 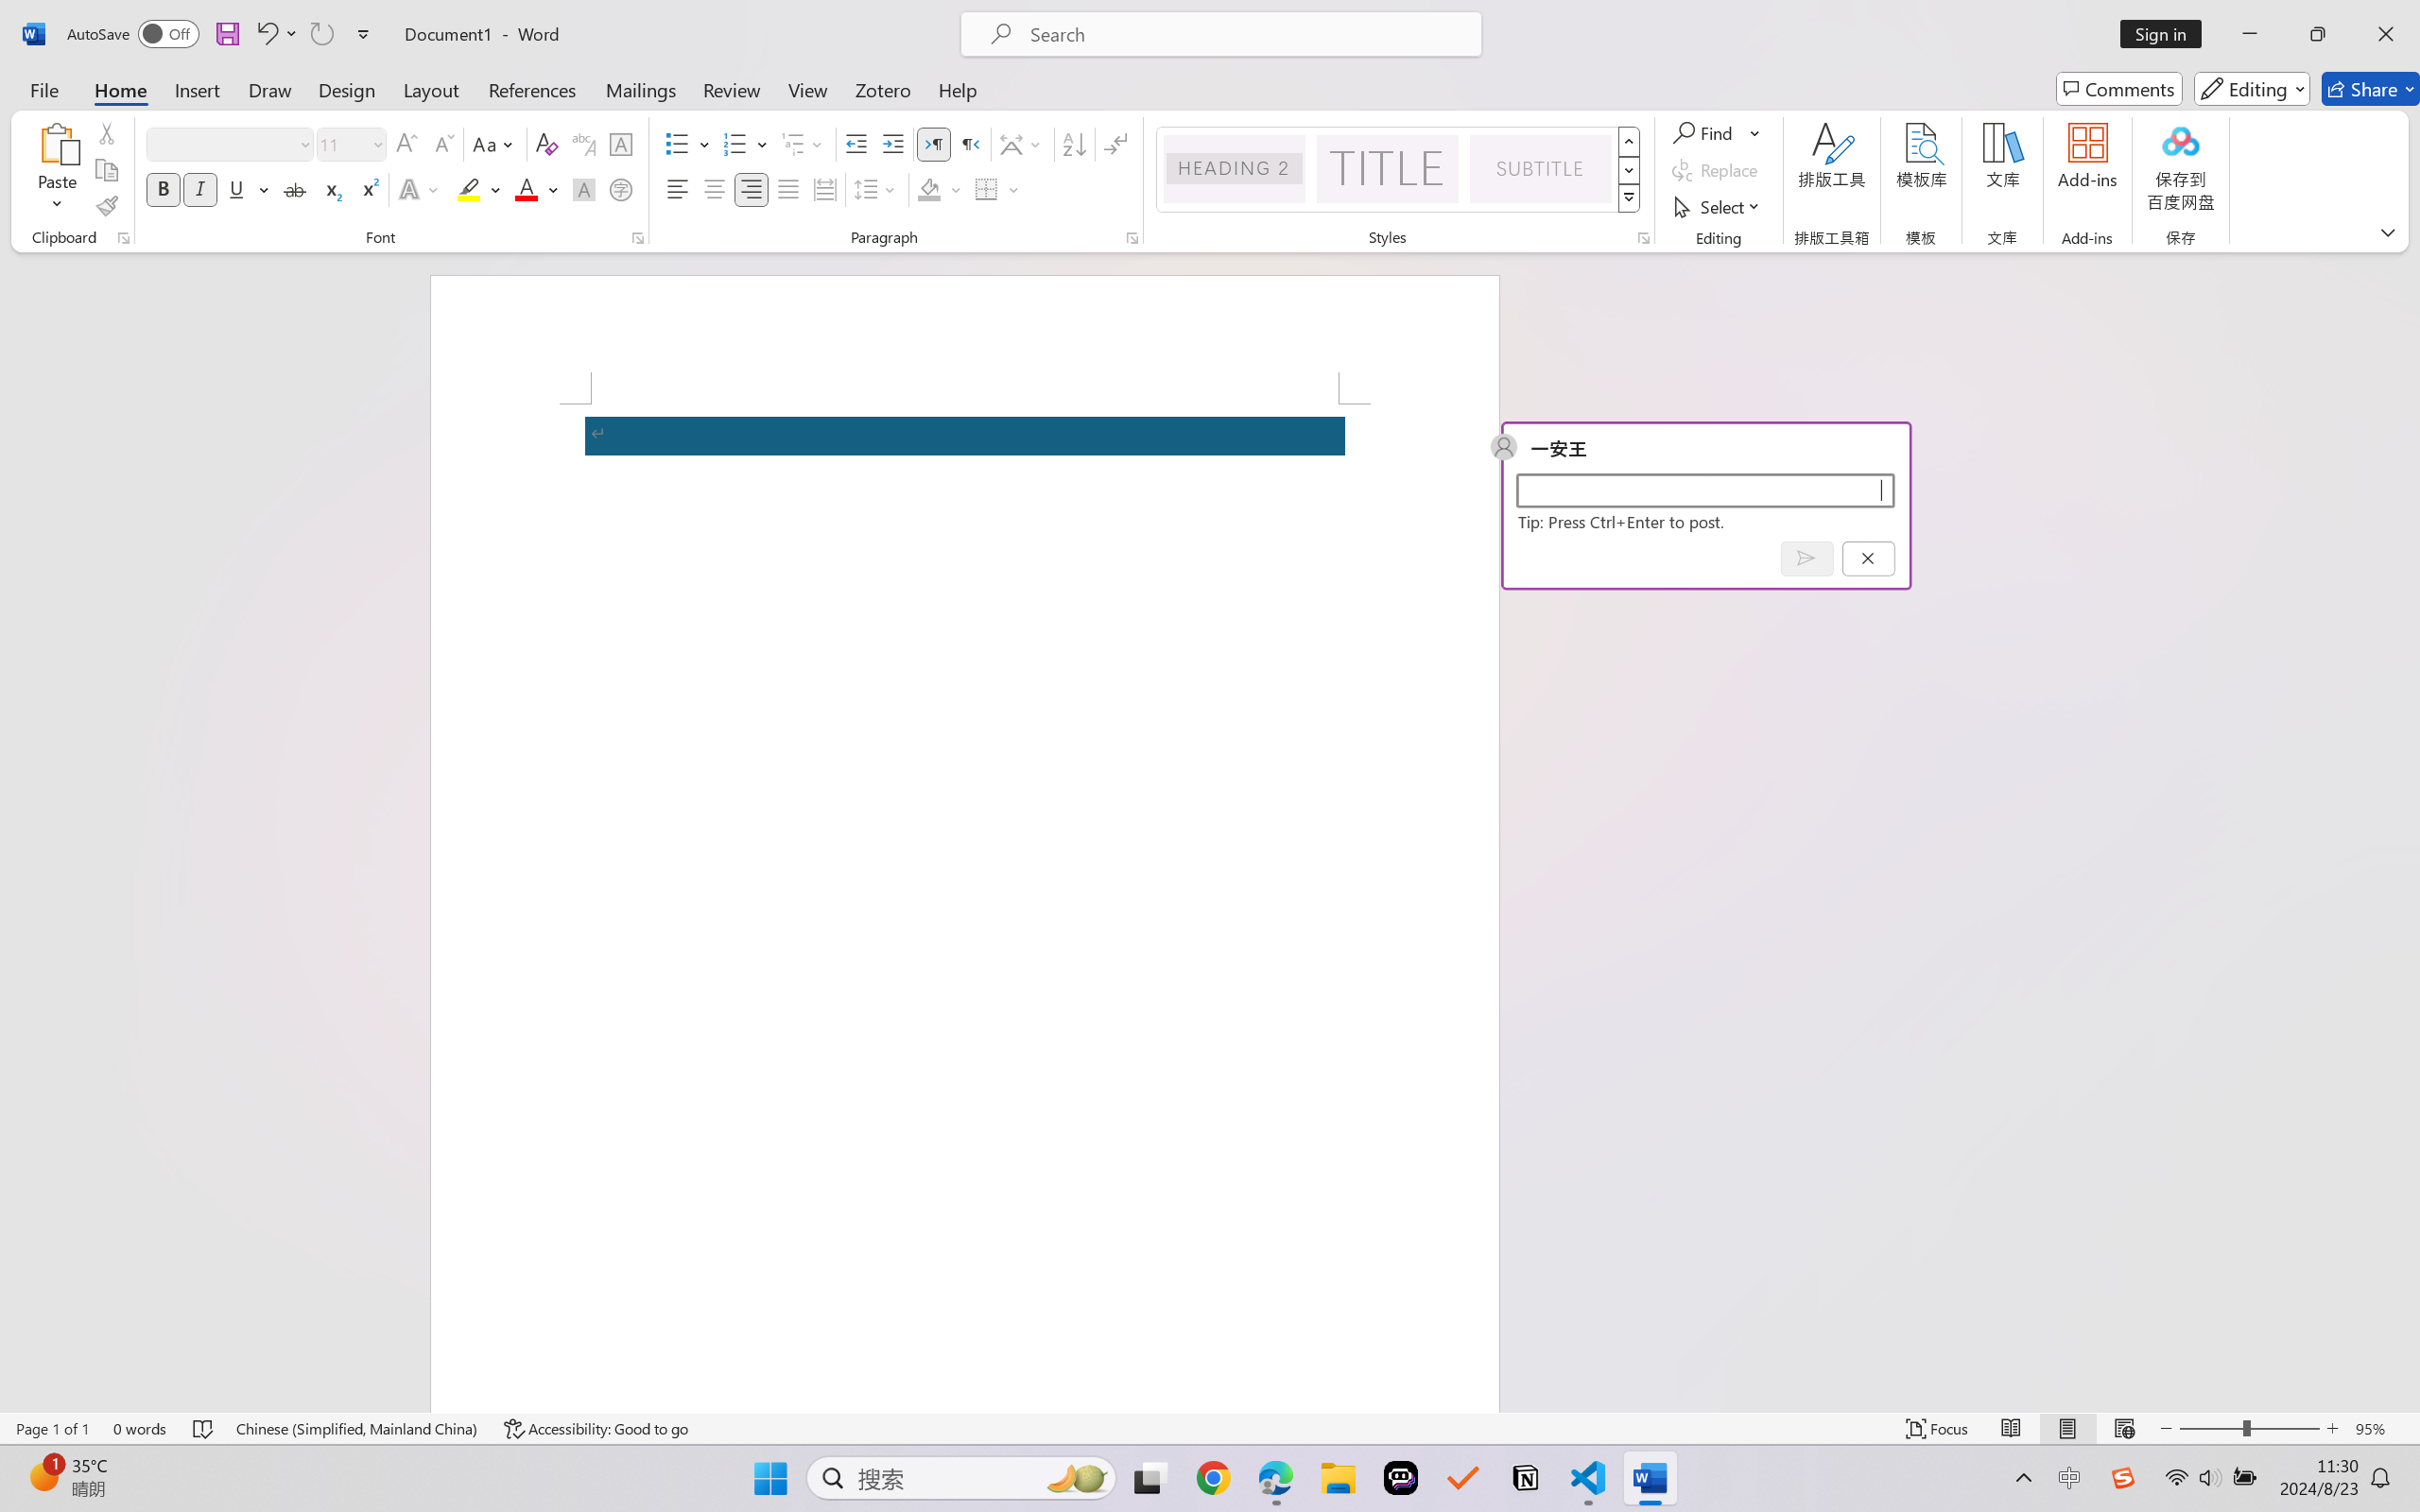 I want to click on 'Right-to-Left', so click(x=969, y=144).